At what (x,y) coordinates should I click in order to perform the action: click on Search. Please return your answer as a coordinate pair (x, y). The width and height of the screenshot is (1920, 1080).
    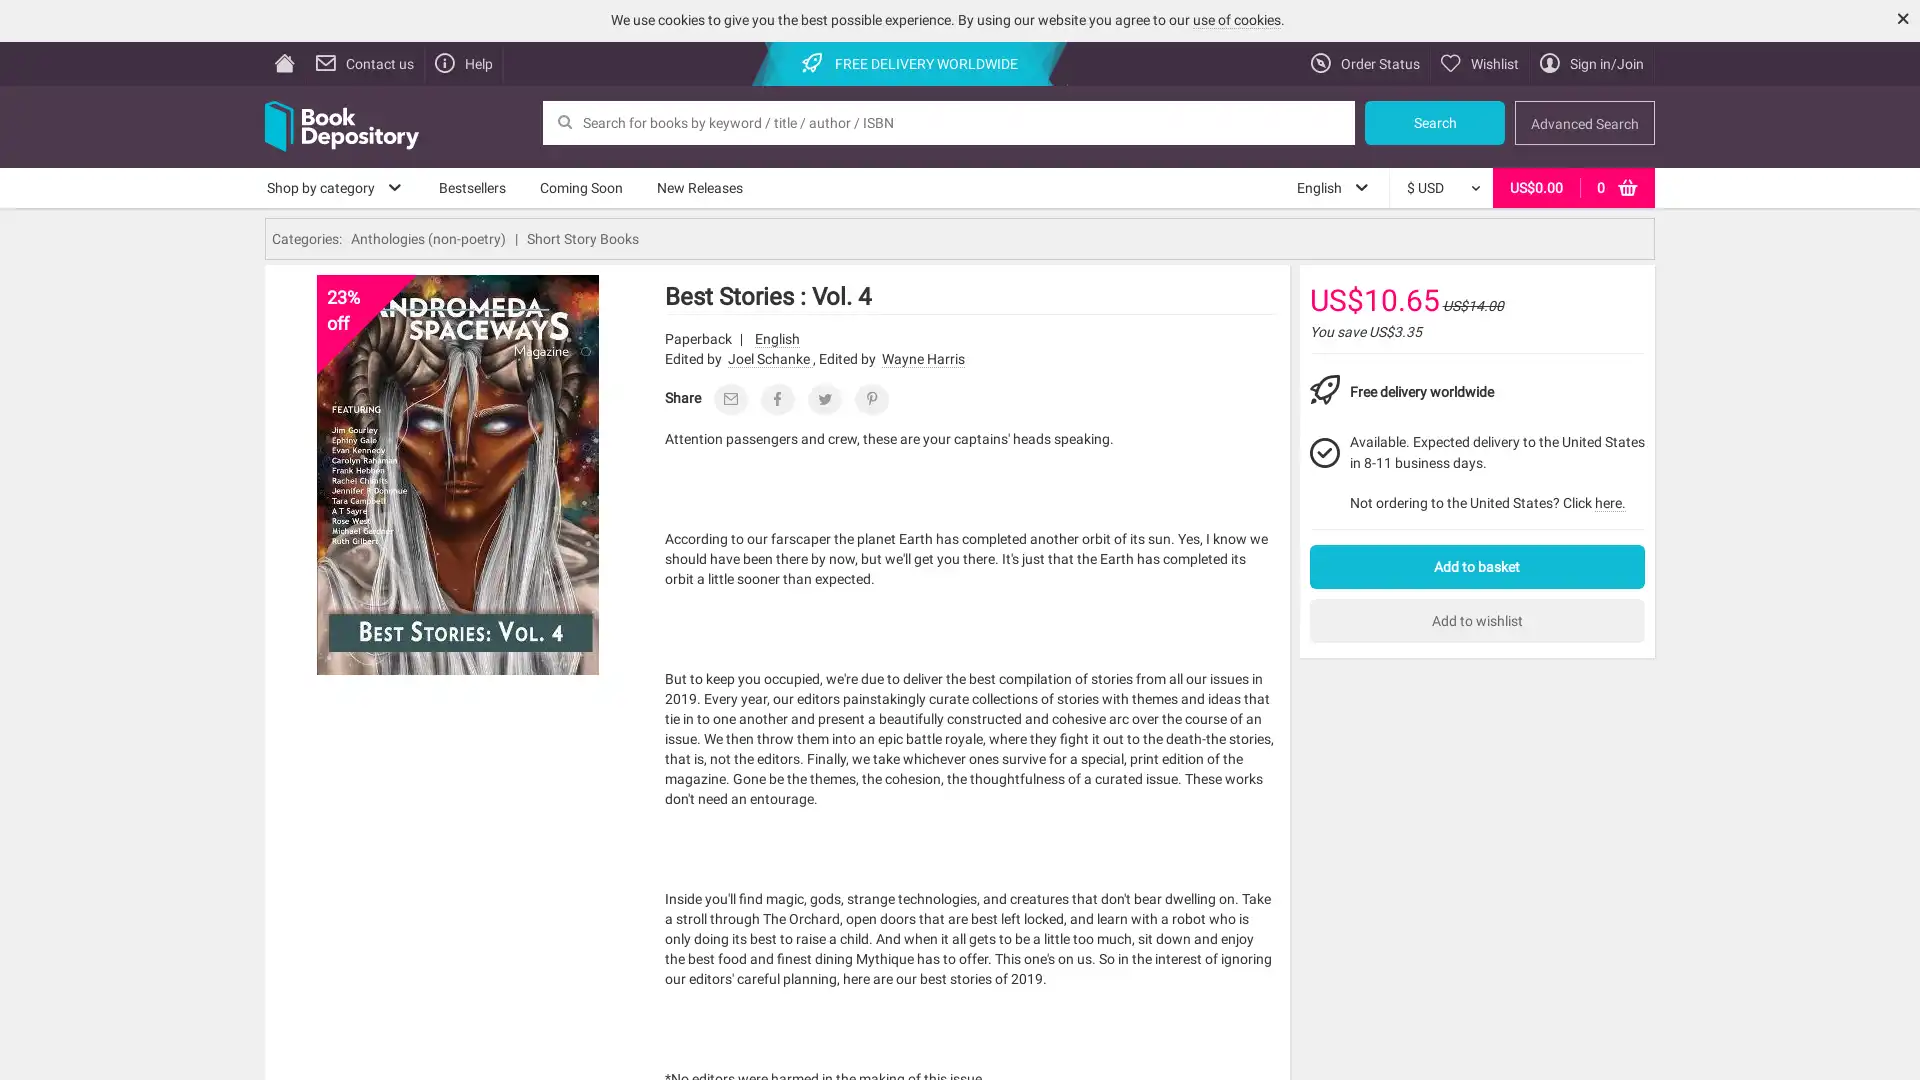
    Looking at the image, I should click on (1434, 122).